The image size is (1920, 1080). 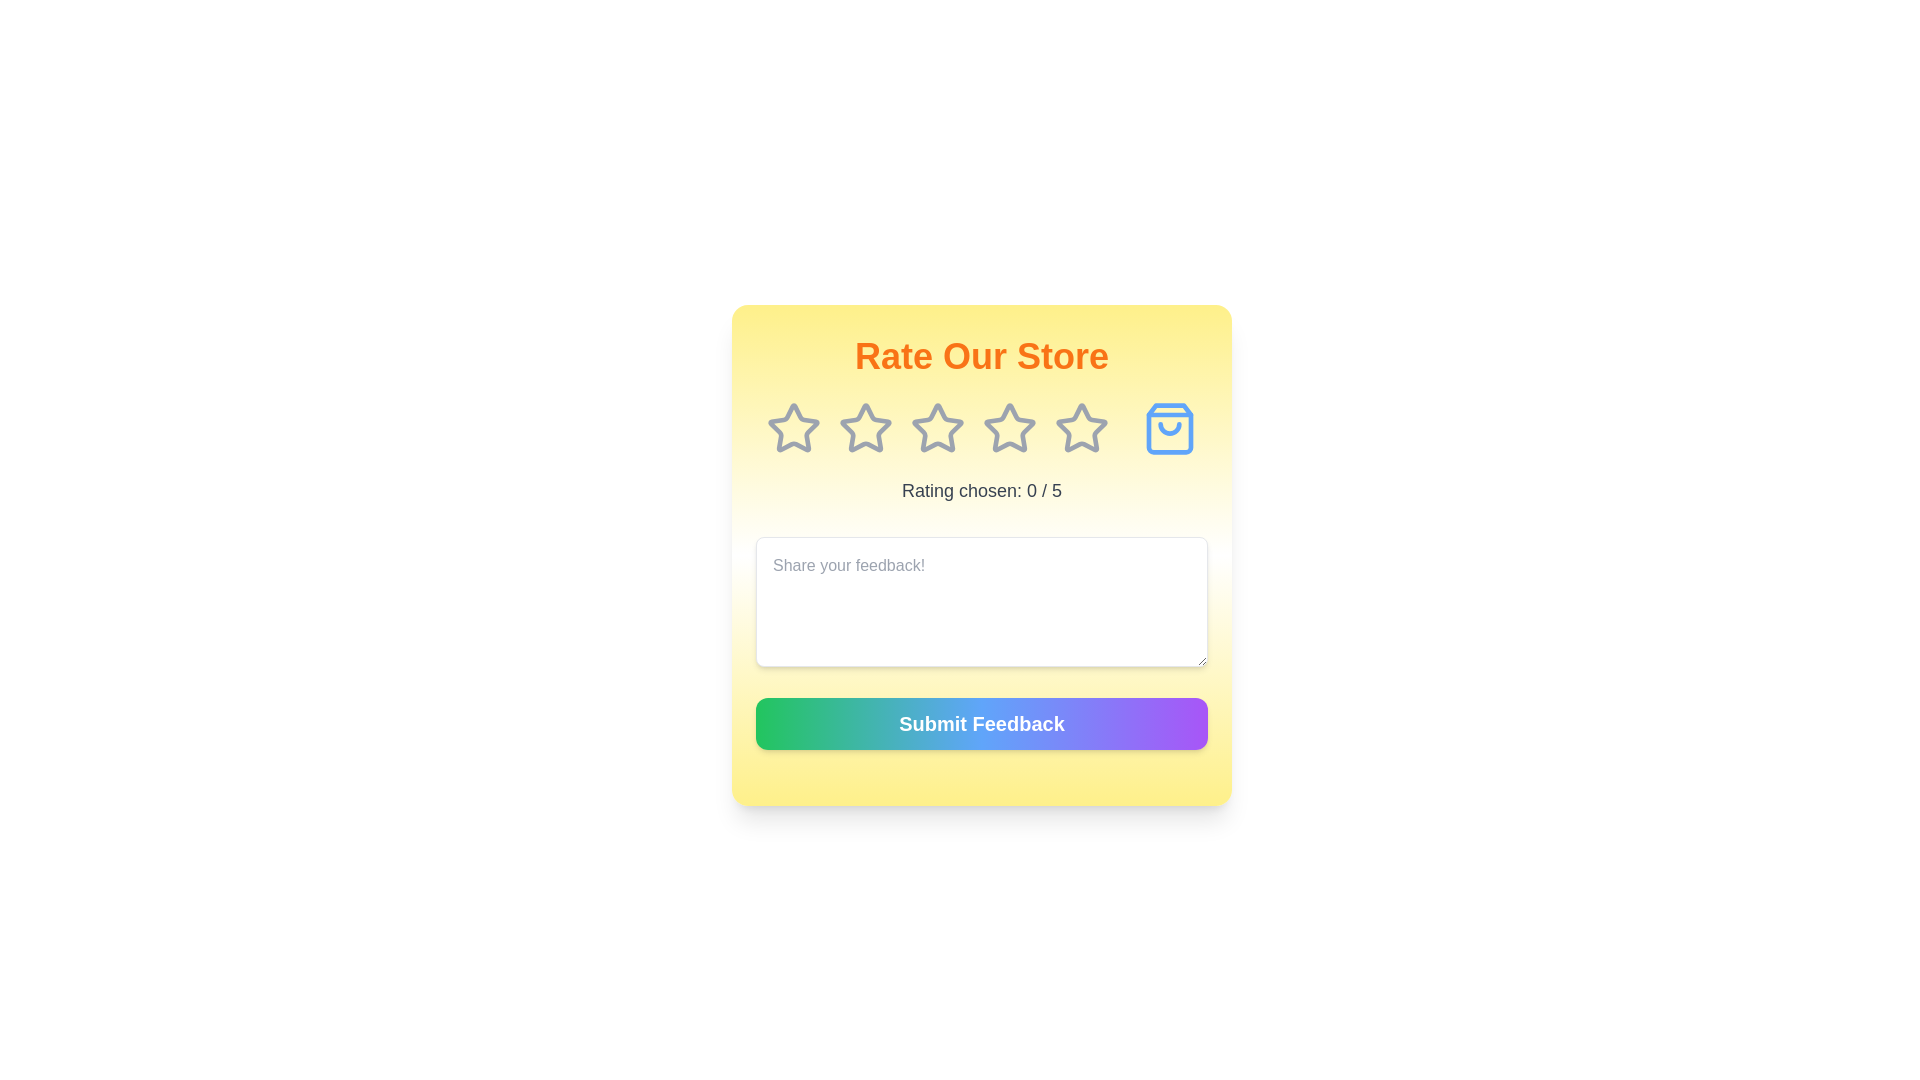 I want to click on the star corresponding to the desired rating 4 to set the rating, so click(x=1009, y=427).